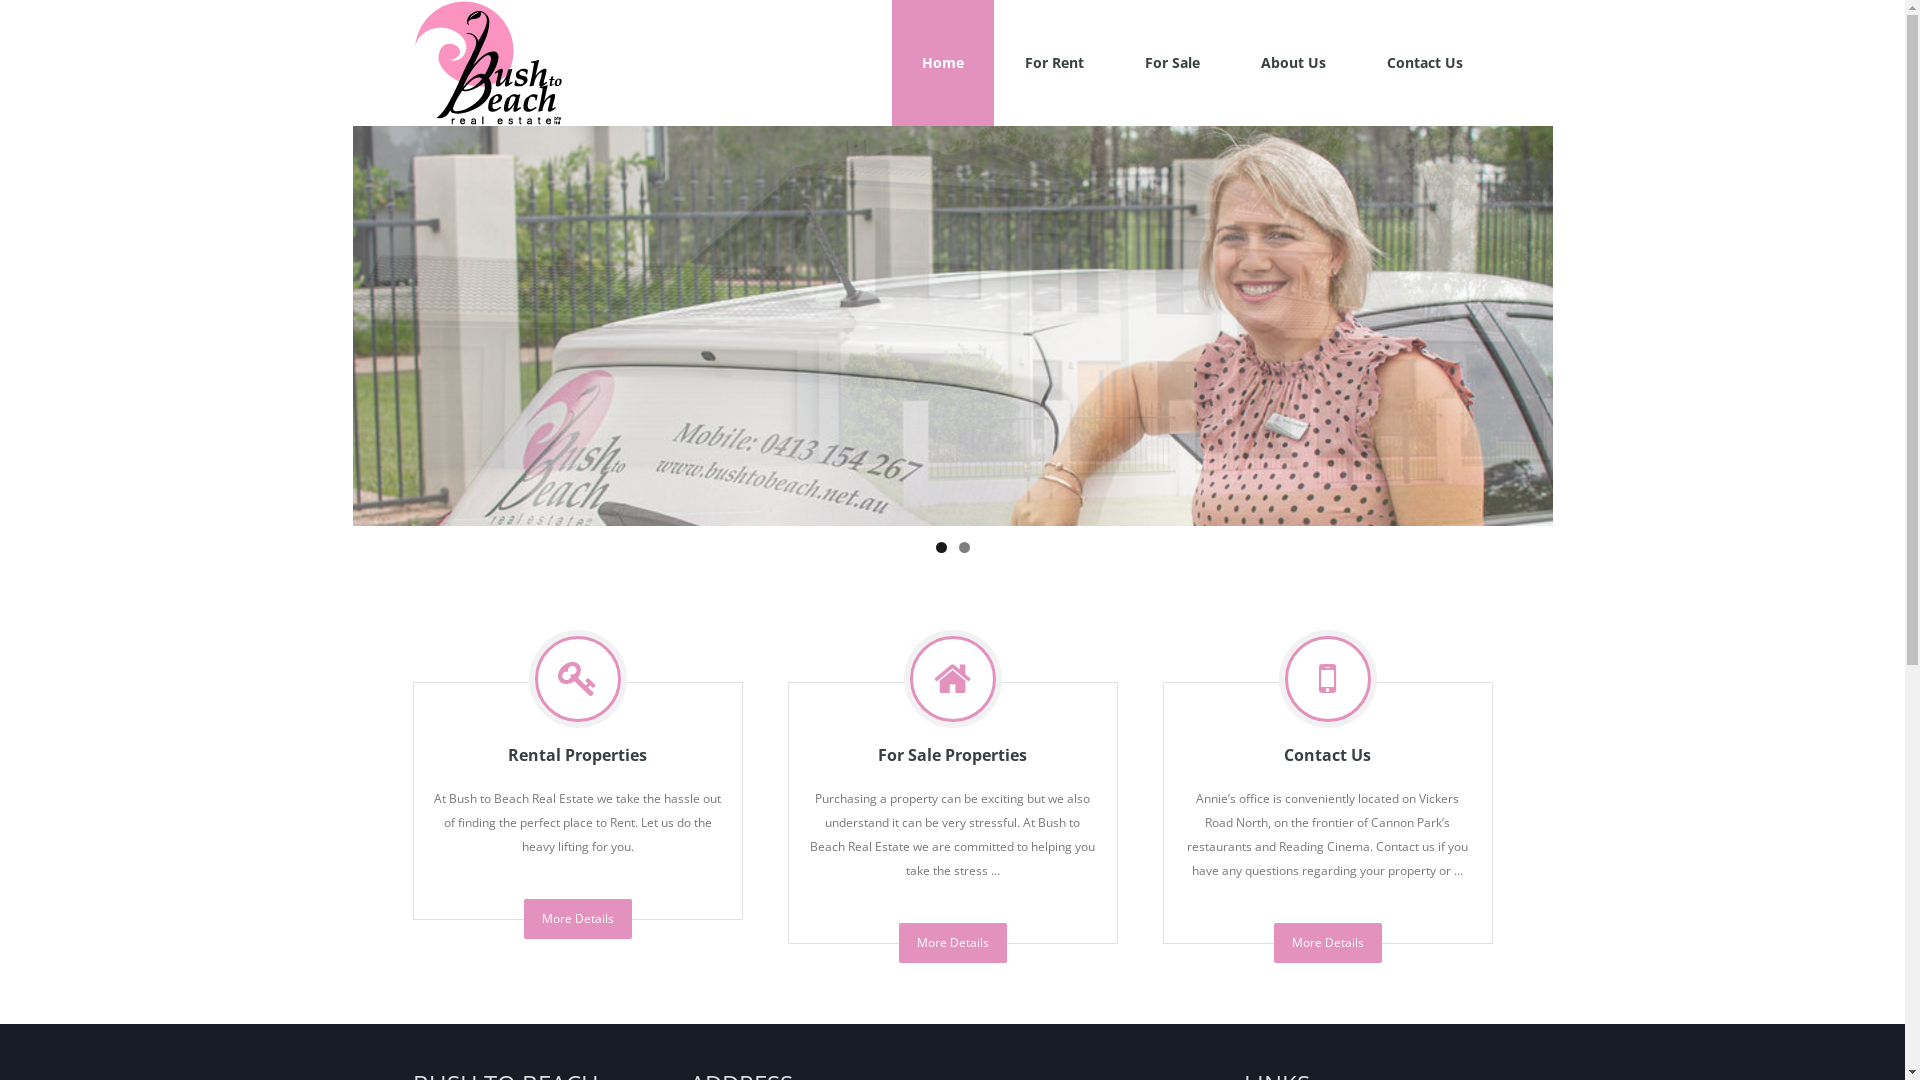  What do you see at coordinates (935, 547) in the screenshot?
I see `'1'` at bounding box center [935, 547].